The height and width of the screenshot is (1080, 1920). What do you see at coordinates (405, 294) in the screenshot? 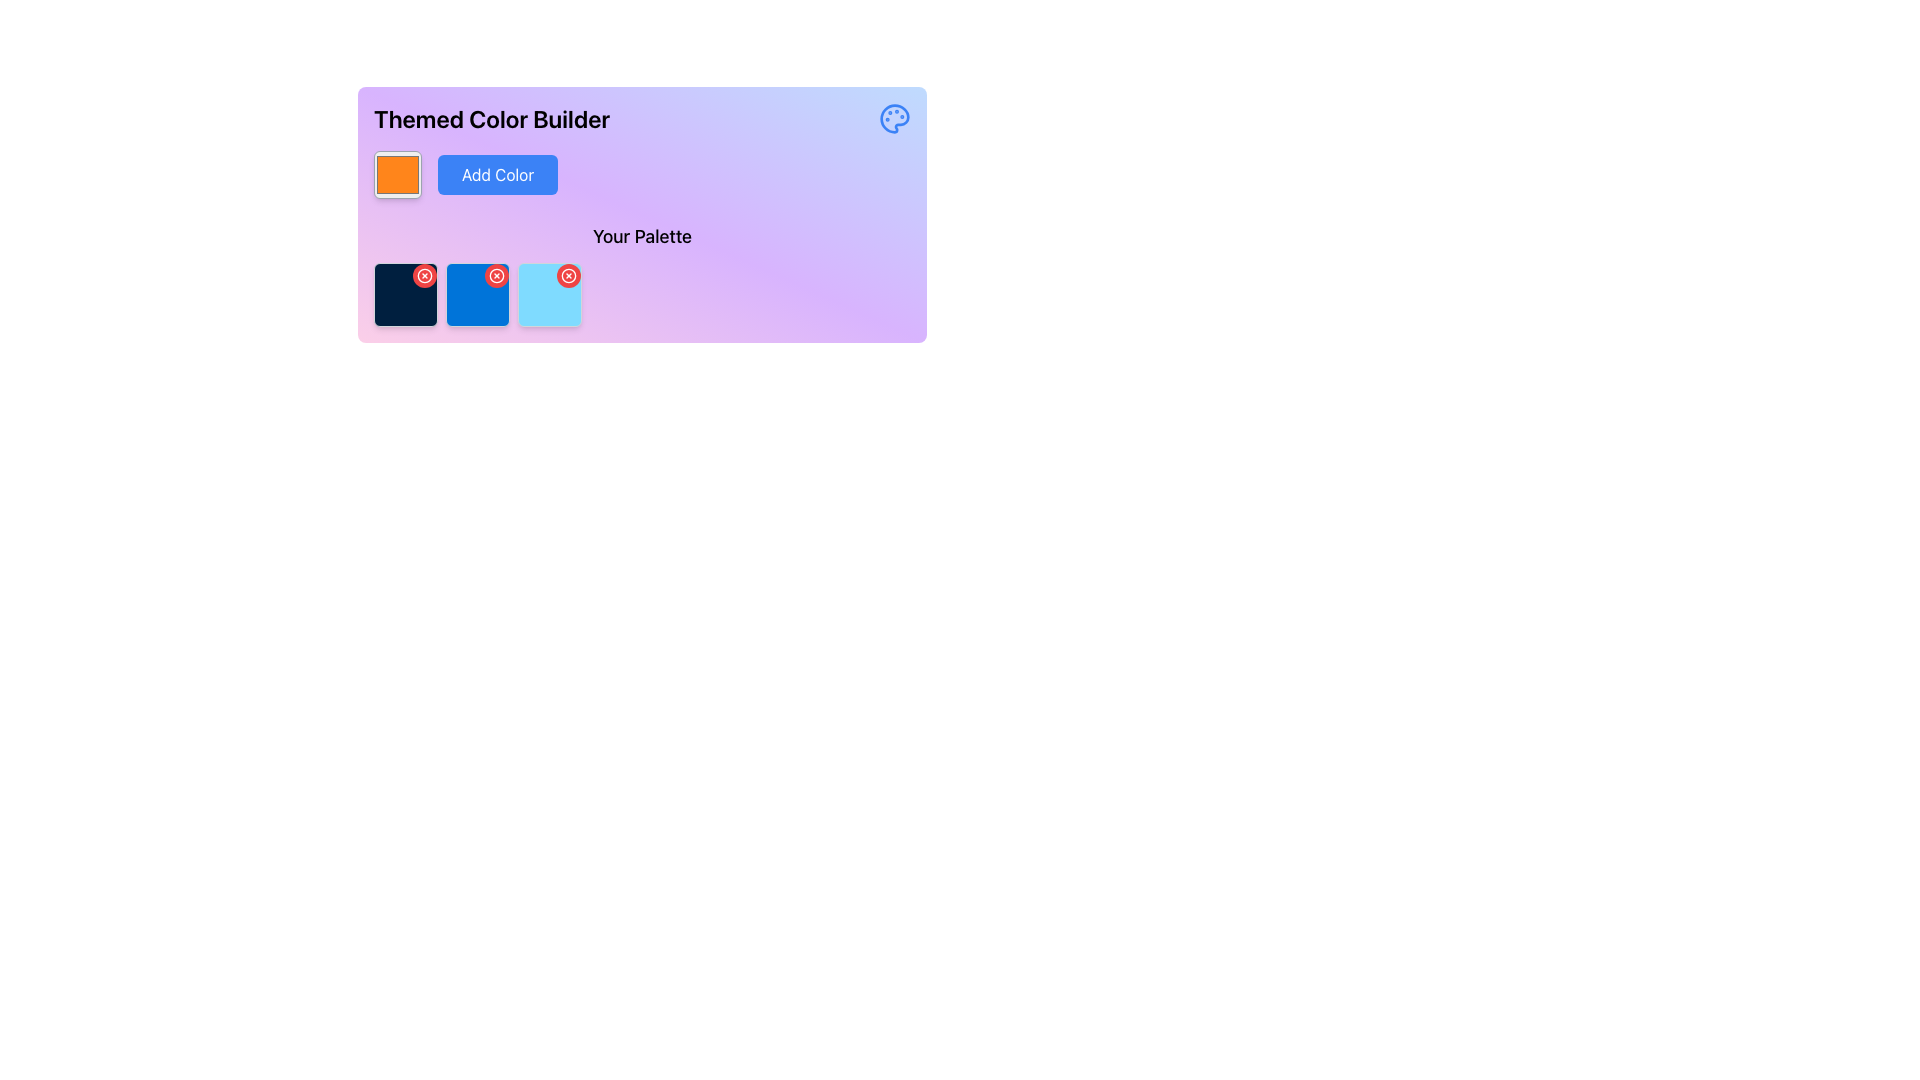
I see `the first dark blue color block in 'Your Palette'` at bounding box center [405, 294].